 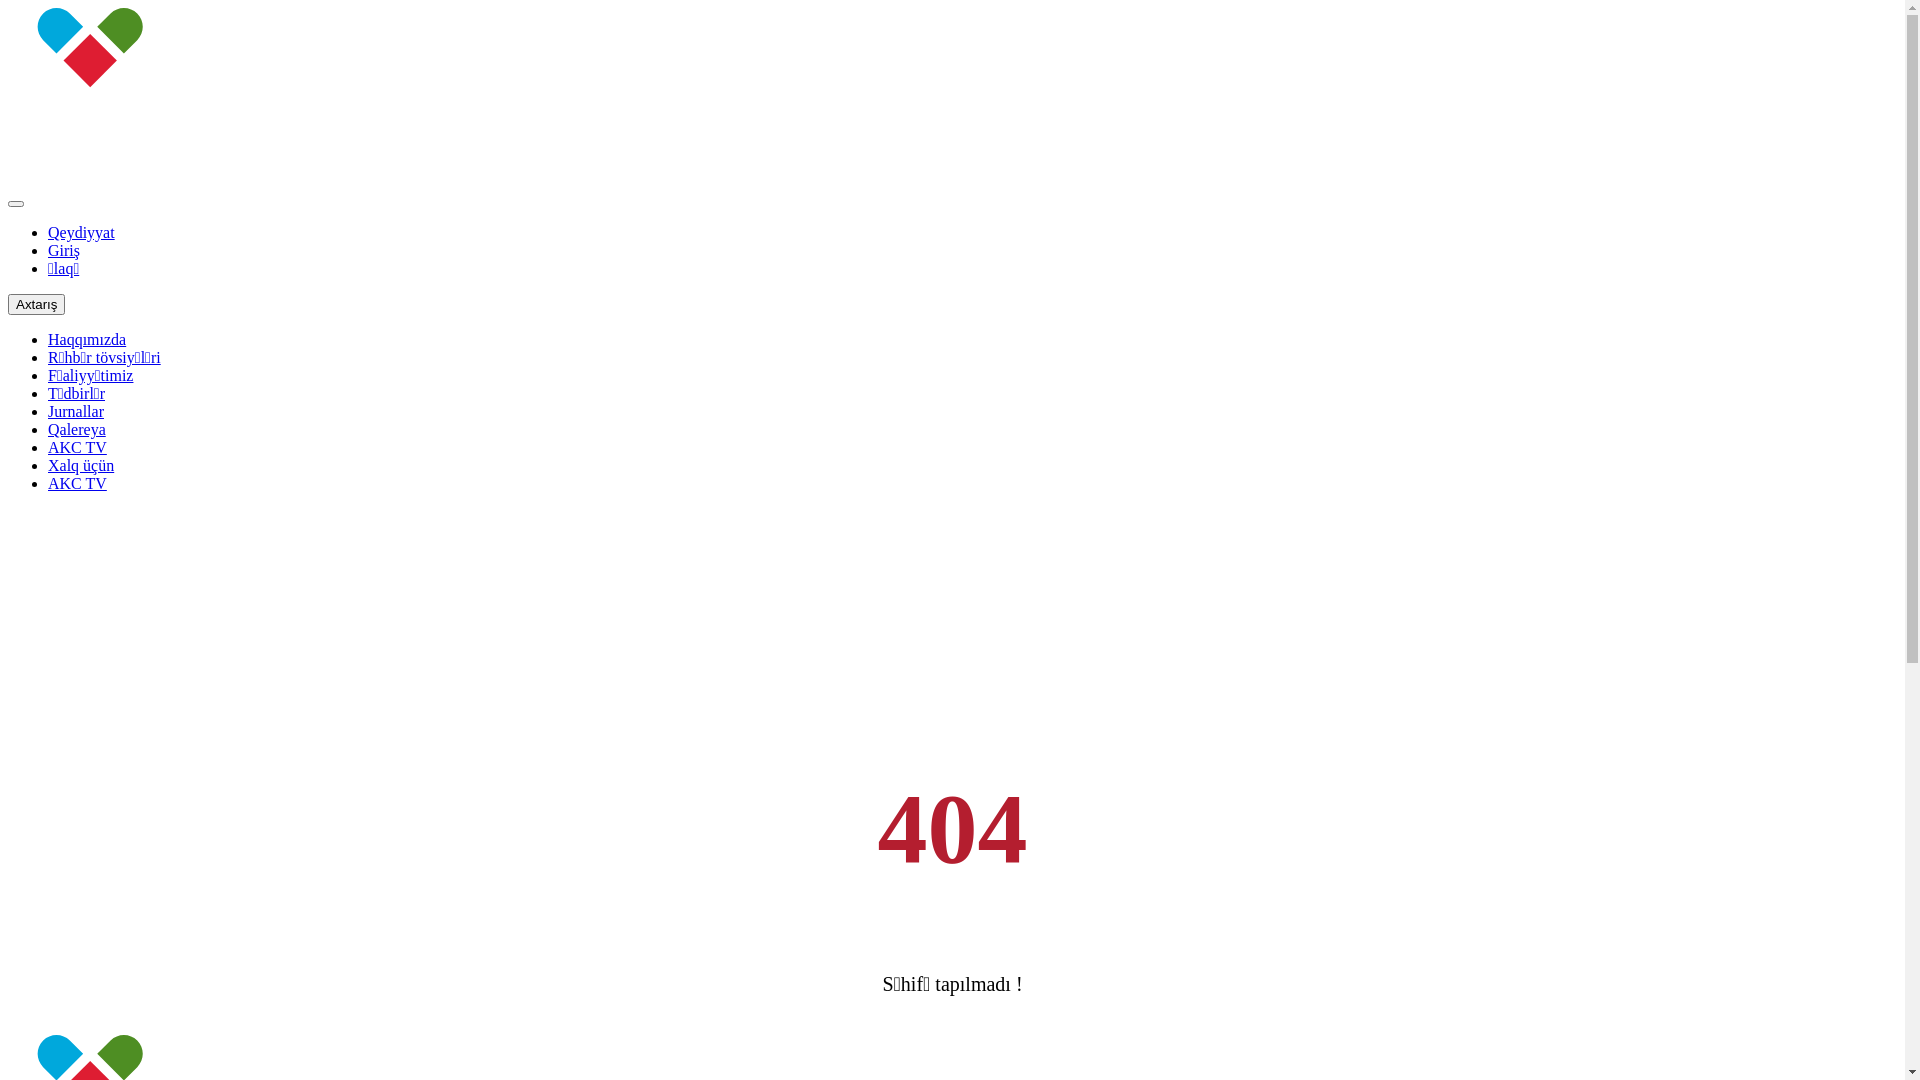 I want to click on 'AKC TV', so click(x=77, y=446).